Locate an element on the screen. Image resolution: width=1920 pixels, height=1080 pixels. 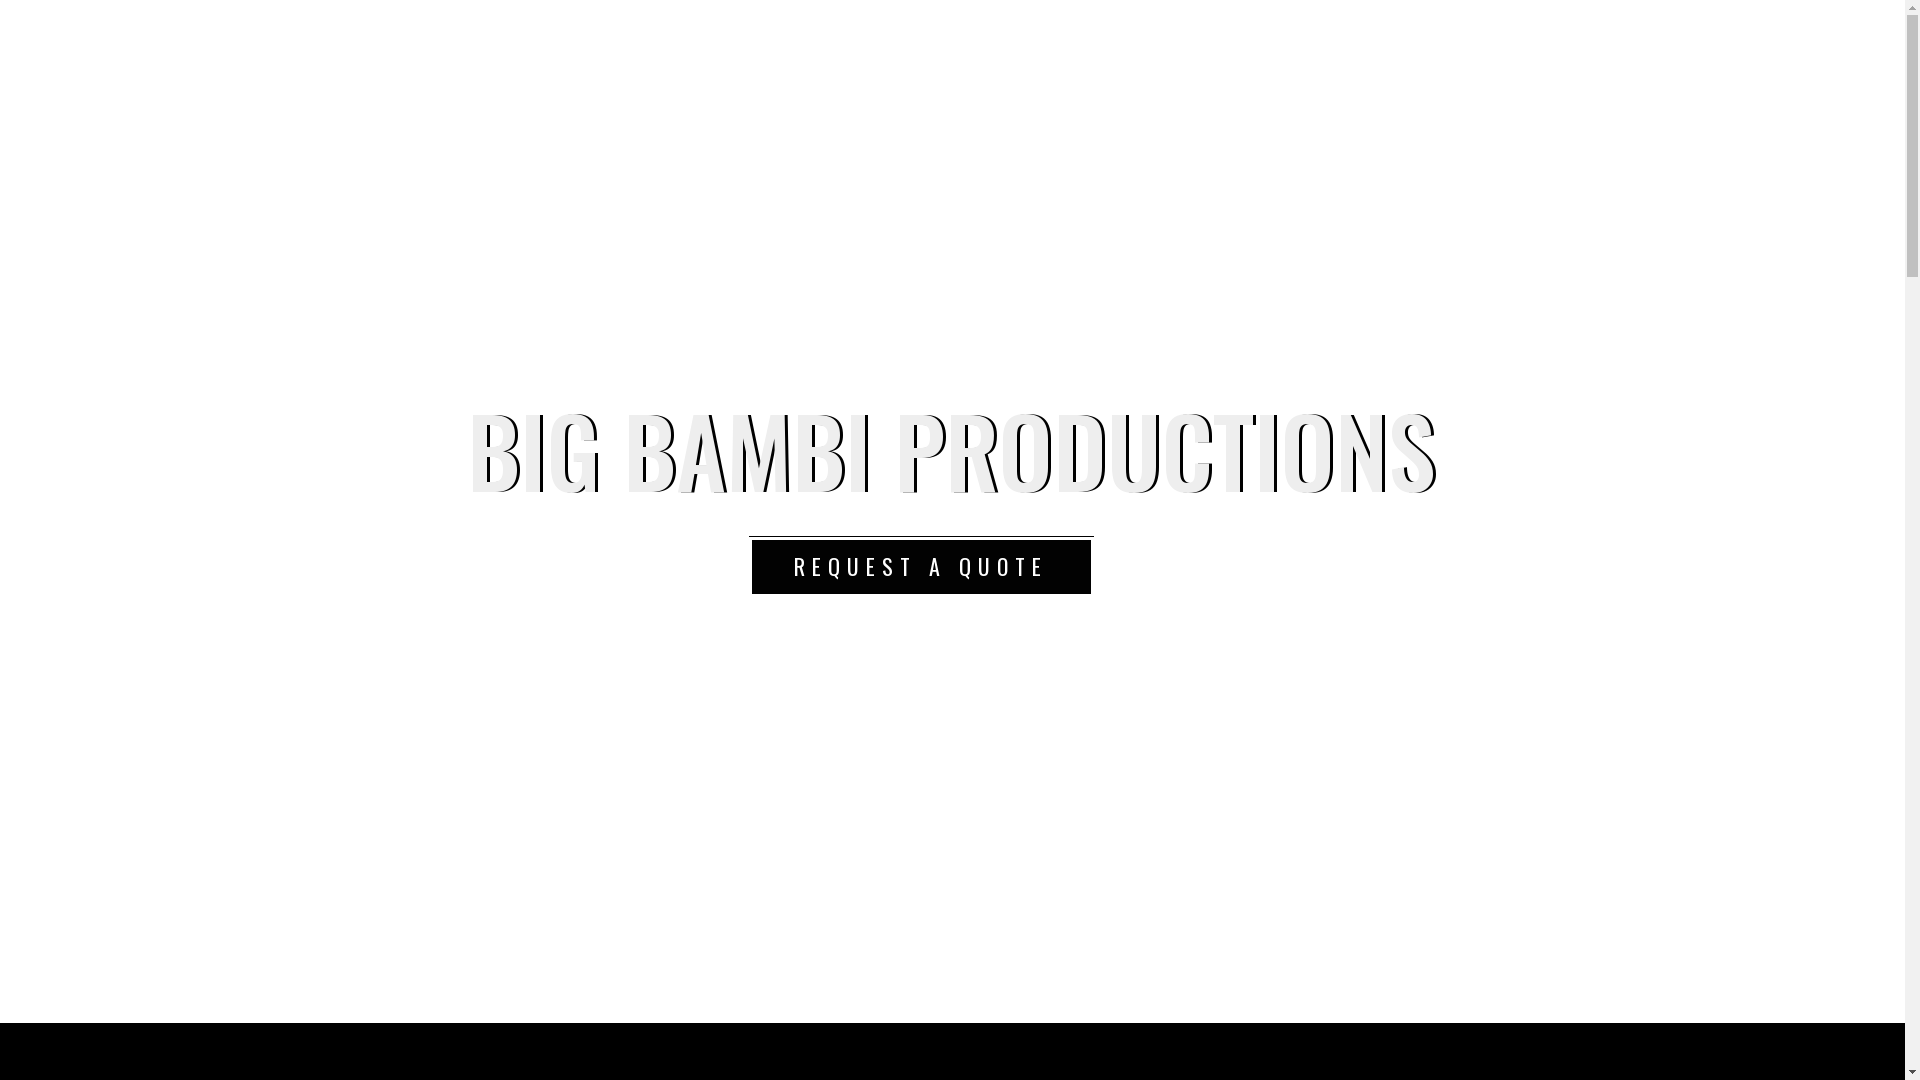
'REQUEST A QUOTE' is located at coordinates (919, 567).